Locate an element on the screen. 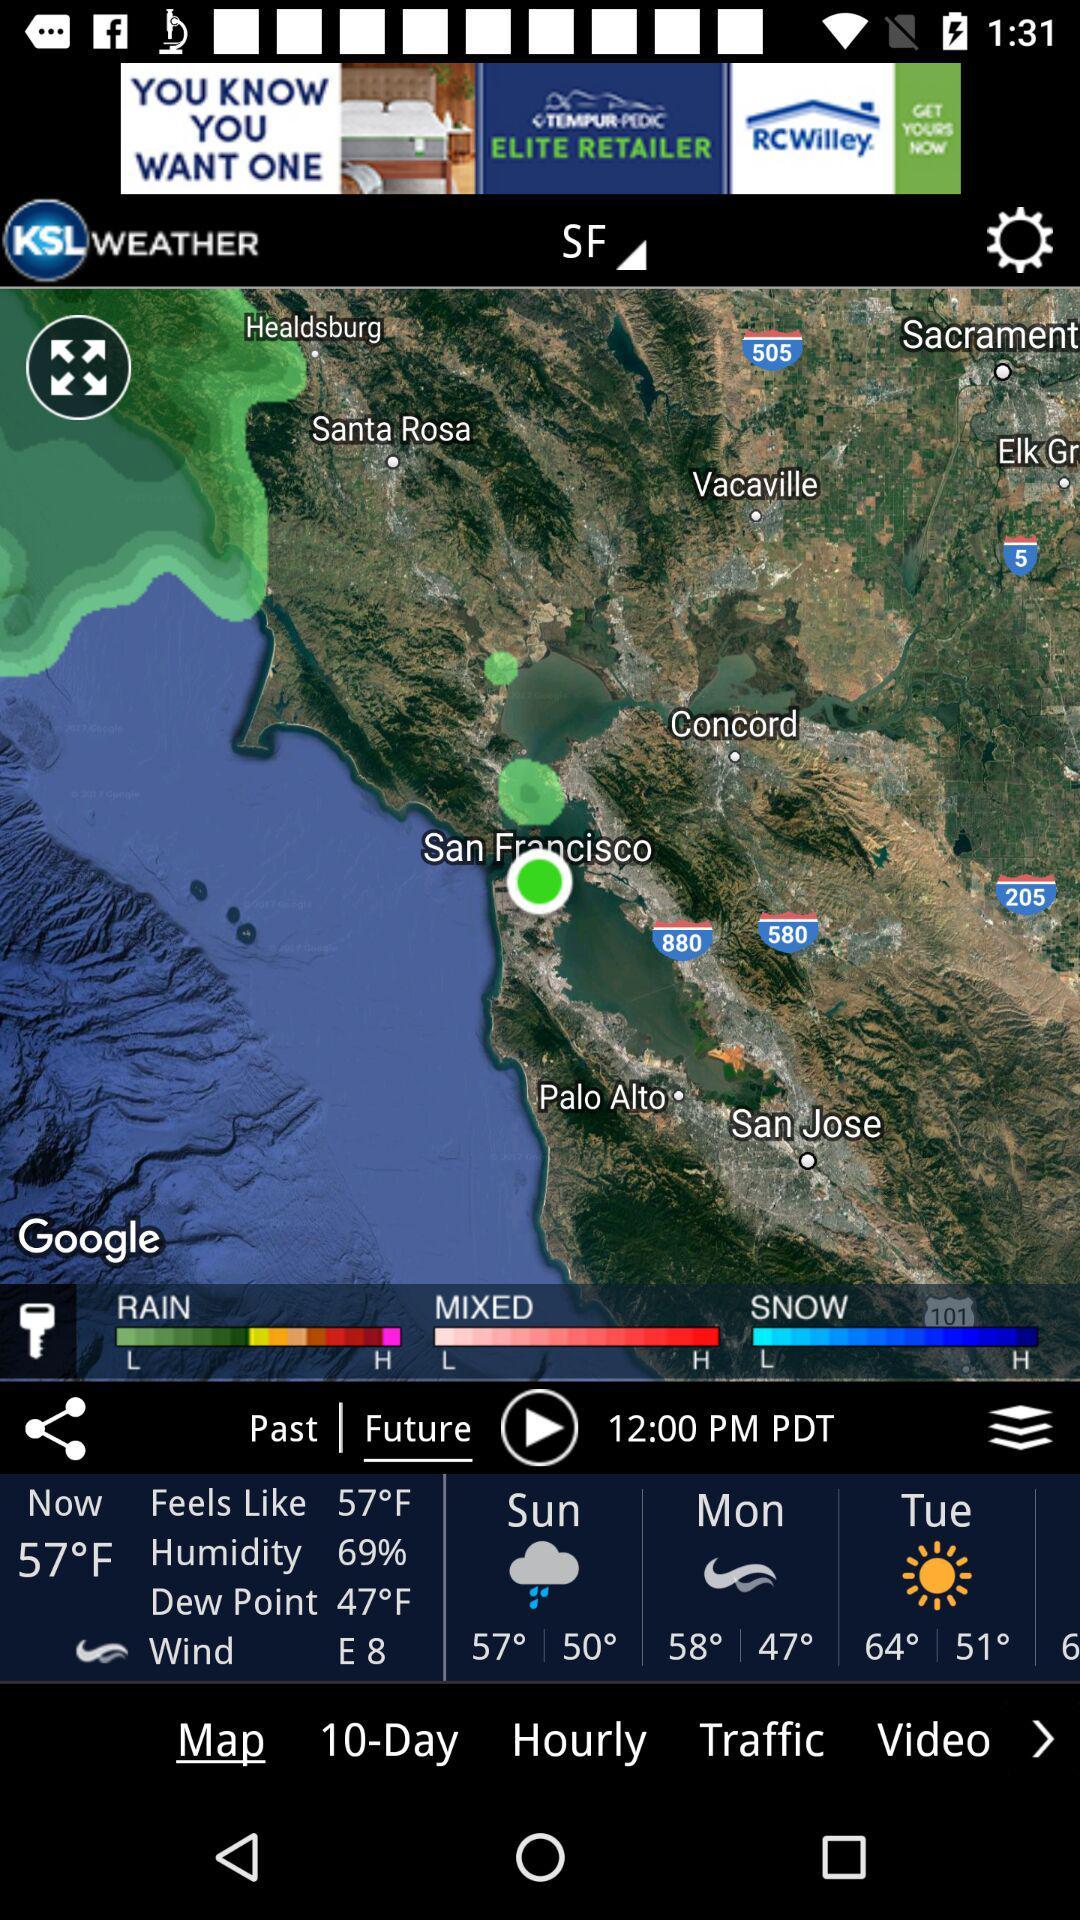  the layers icon is located at coordinates (1020, 1426).